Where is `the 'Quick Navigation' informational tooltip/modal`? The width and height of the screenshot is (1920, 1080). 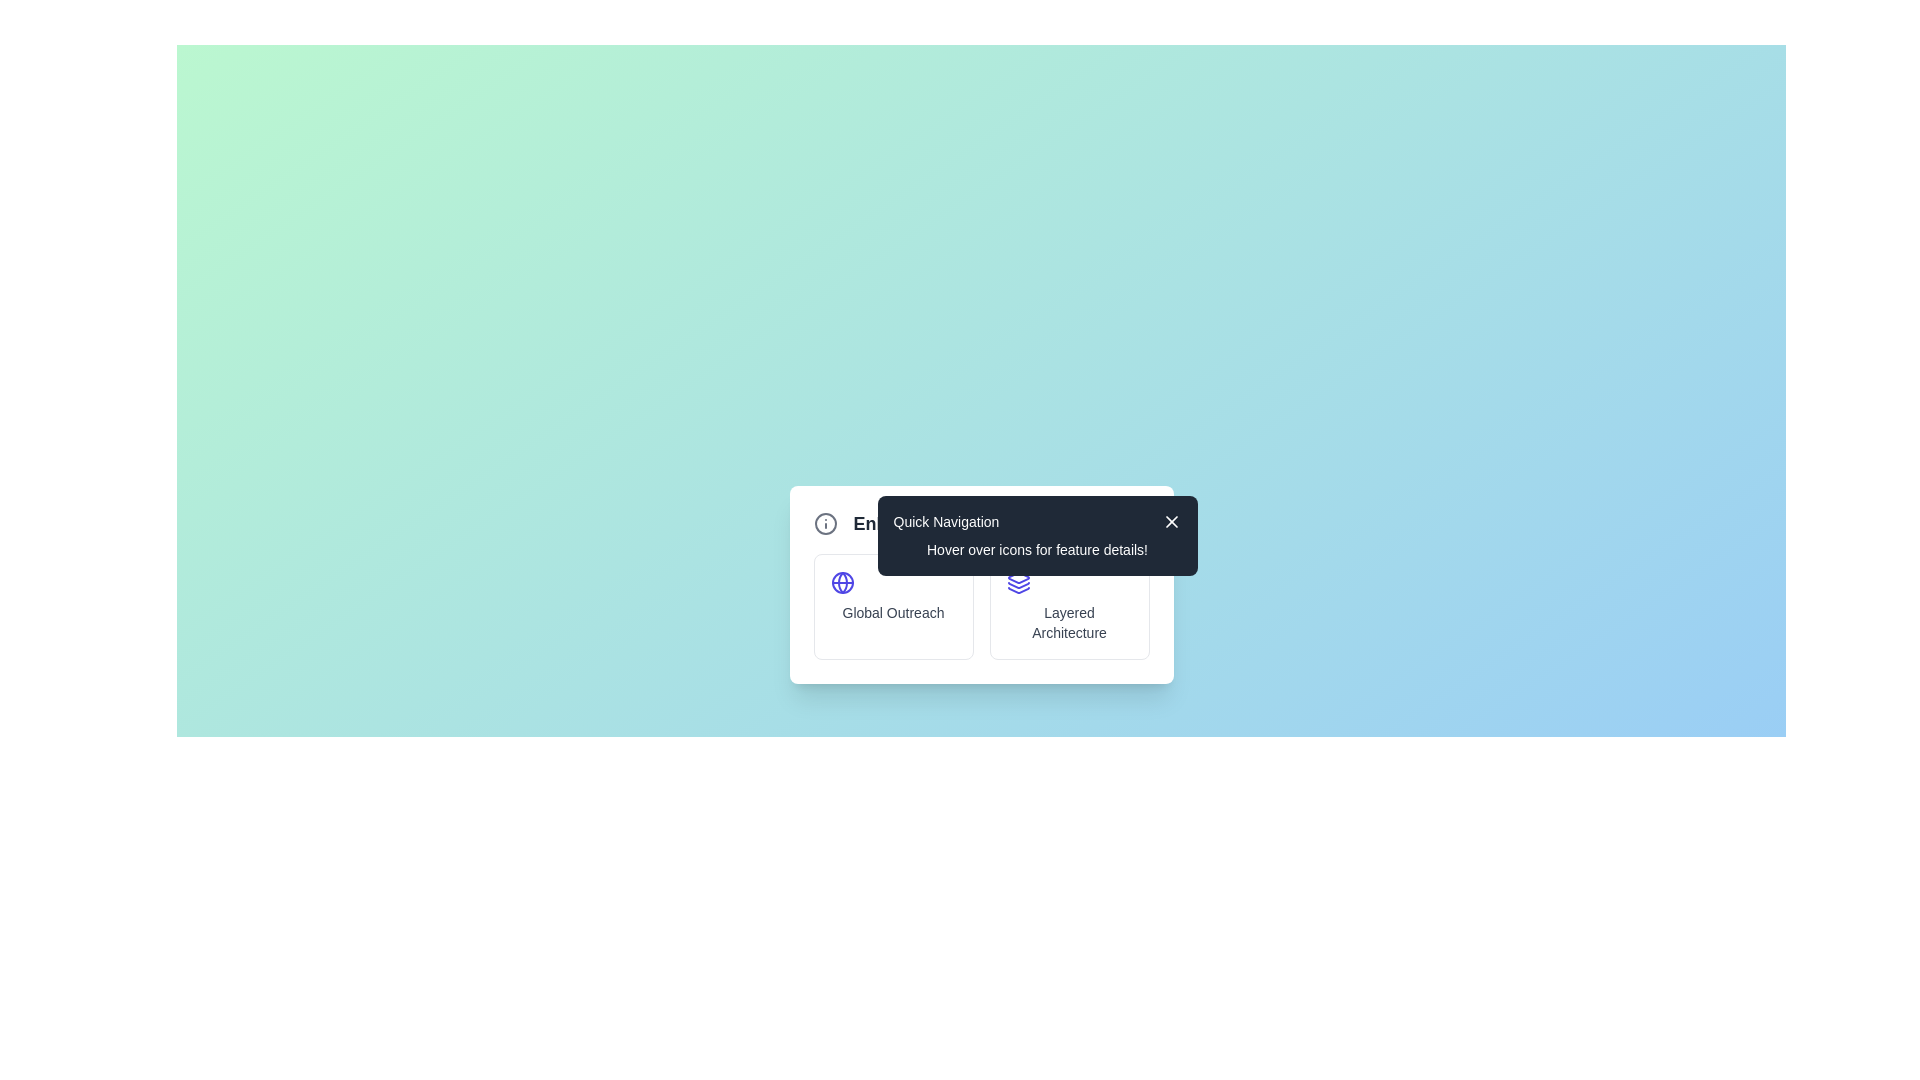
the 'Quick Navigation' informational tooltip/modal is located at coordinates (1013, 523).